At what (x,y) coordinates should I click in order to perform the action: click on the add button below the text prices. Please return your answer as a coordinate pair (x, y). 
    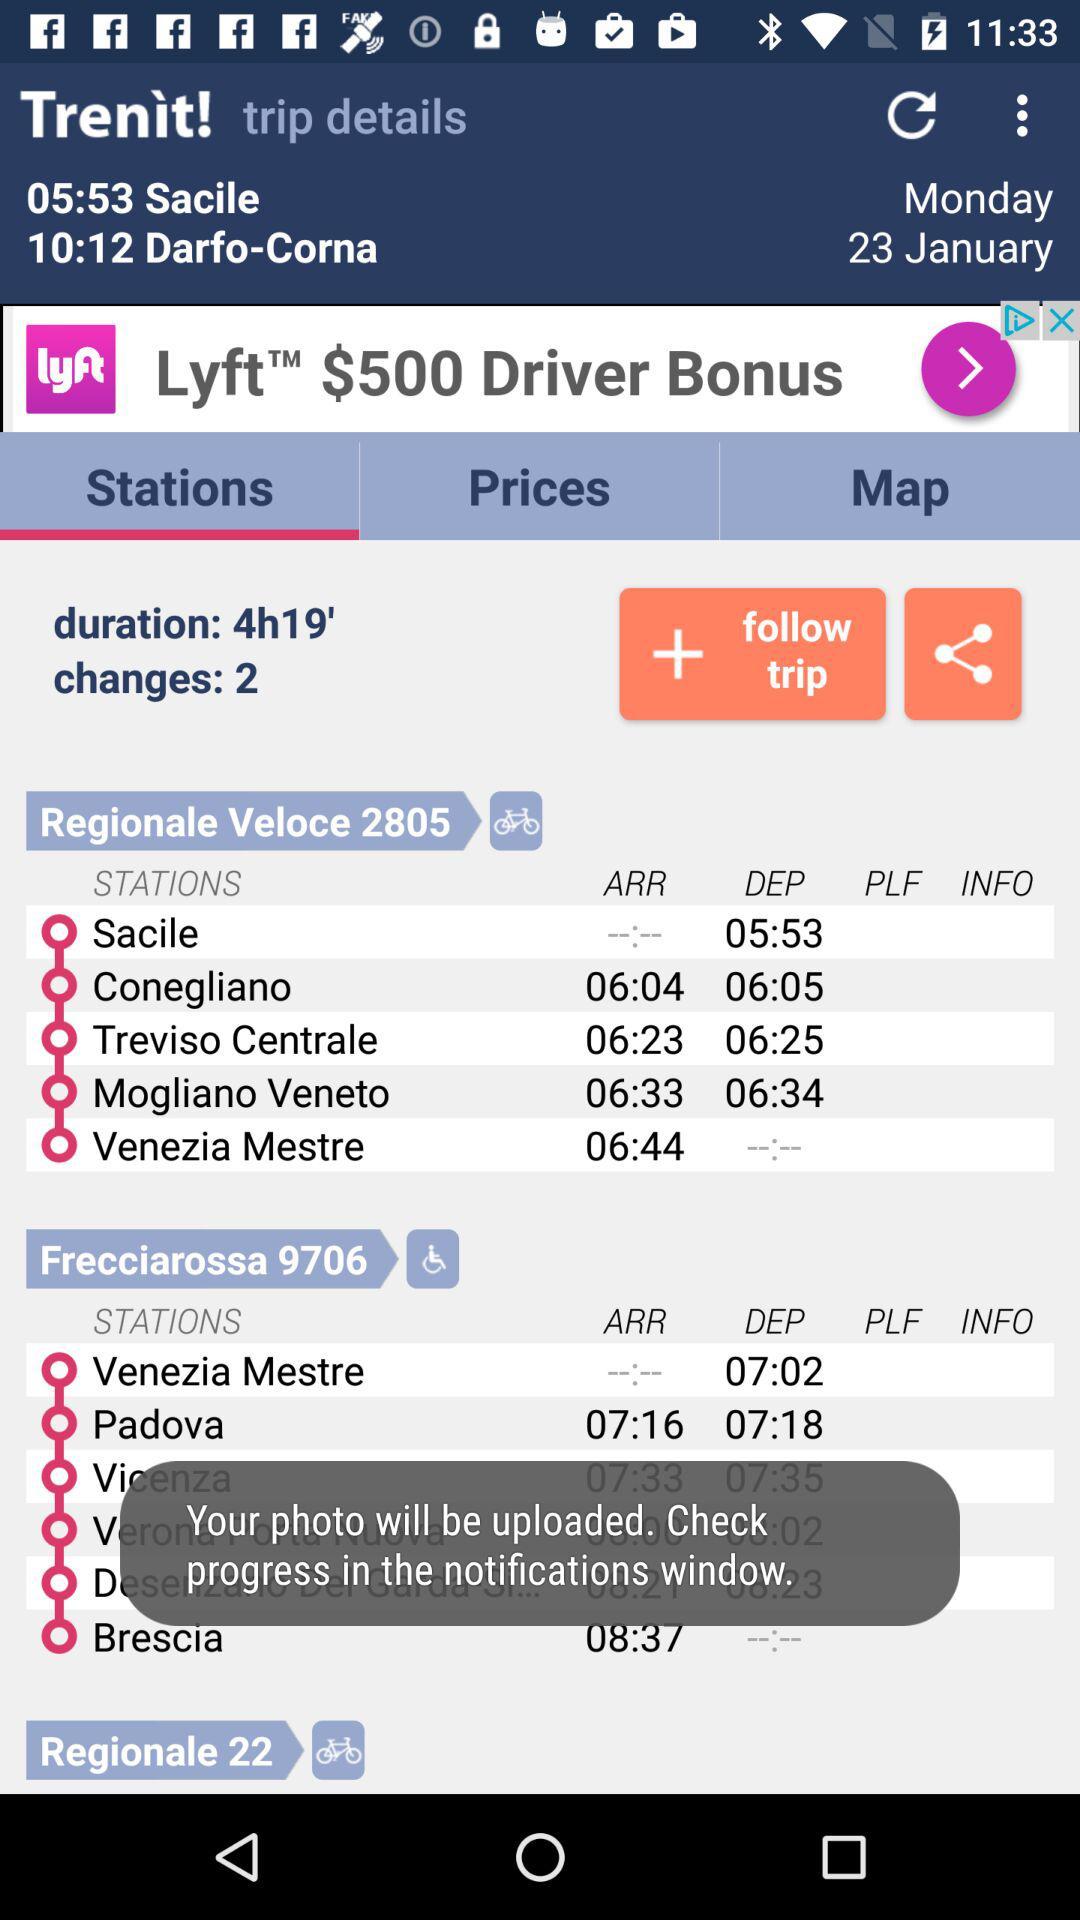
    Looking at the image, I should click on (752, 653).